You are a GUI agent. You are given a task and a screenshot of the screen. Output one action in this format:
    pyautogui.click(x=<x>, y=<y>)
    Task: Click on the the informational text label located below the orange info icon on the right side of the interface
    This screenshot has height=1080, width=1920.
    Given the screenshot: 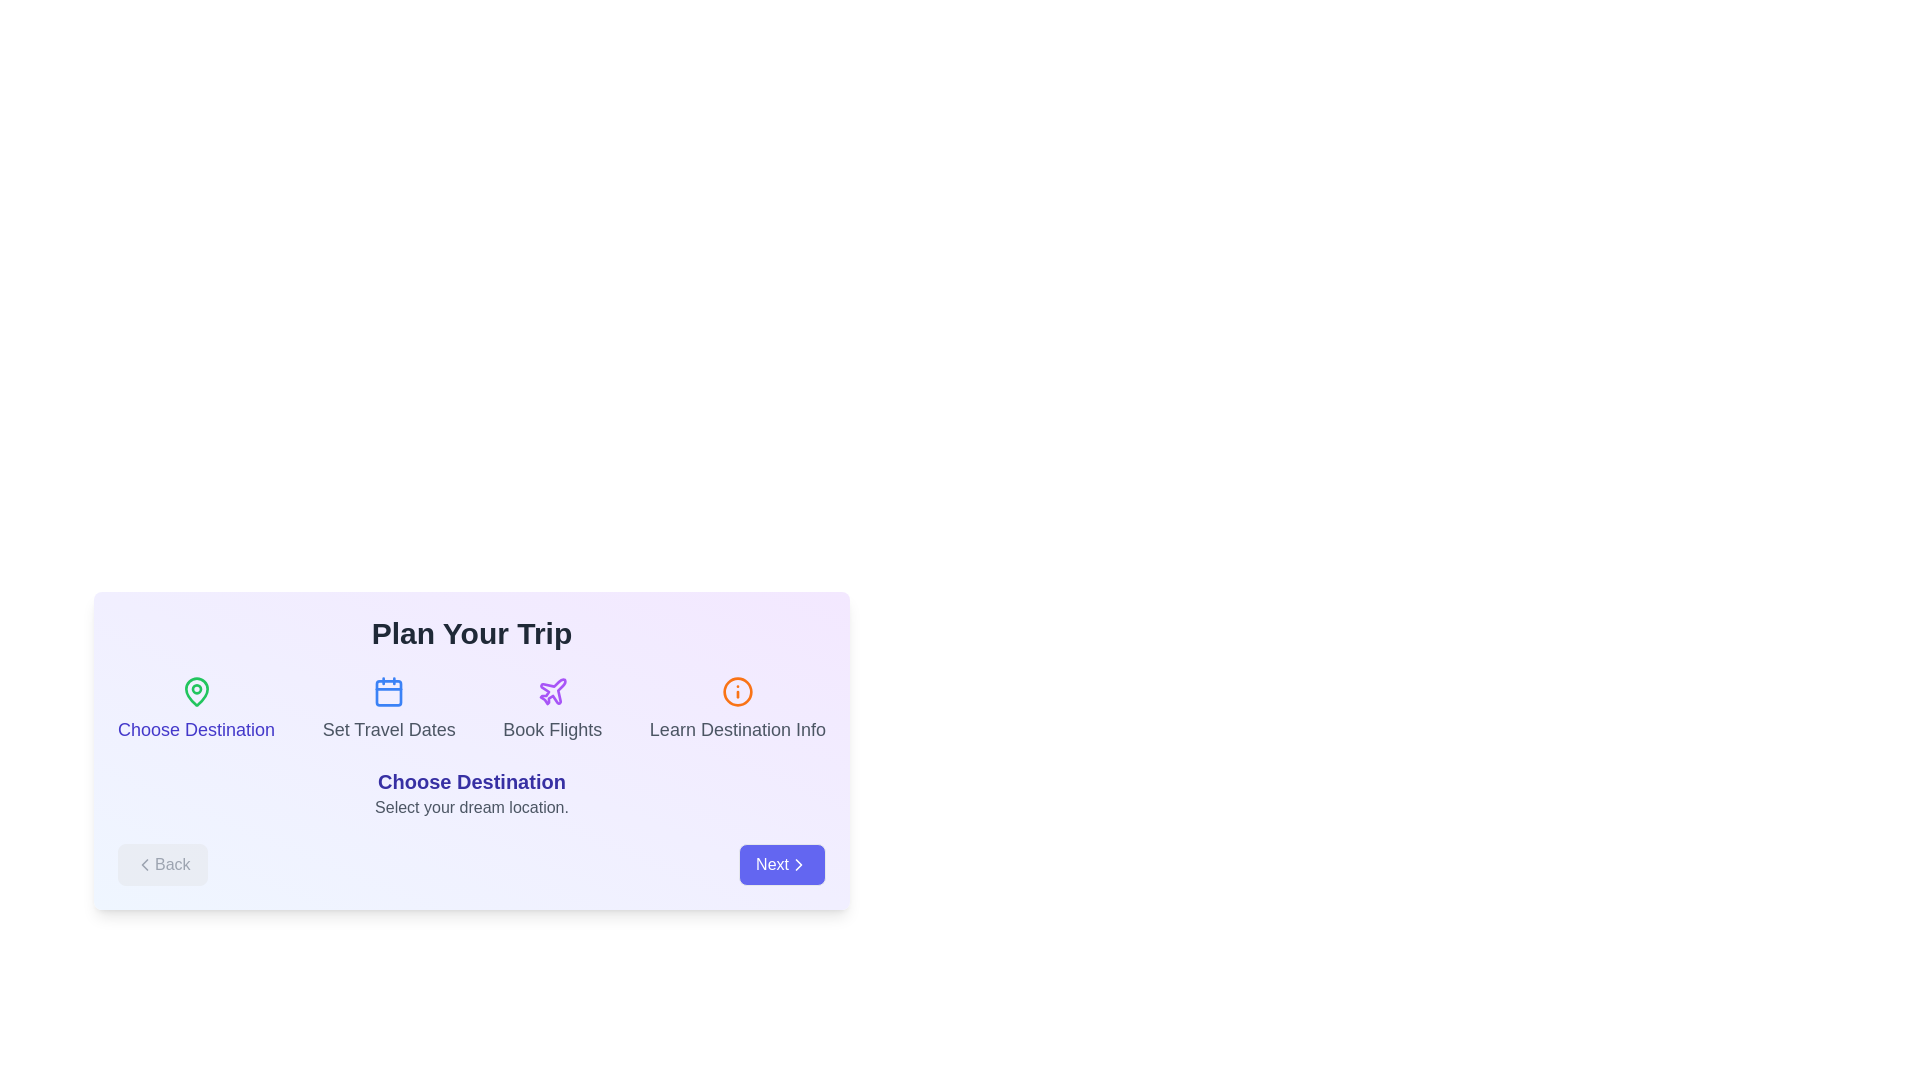 What is the action you would take?
    pyautogui.click(x=736, y=729)
    